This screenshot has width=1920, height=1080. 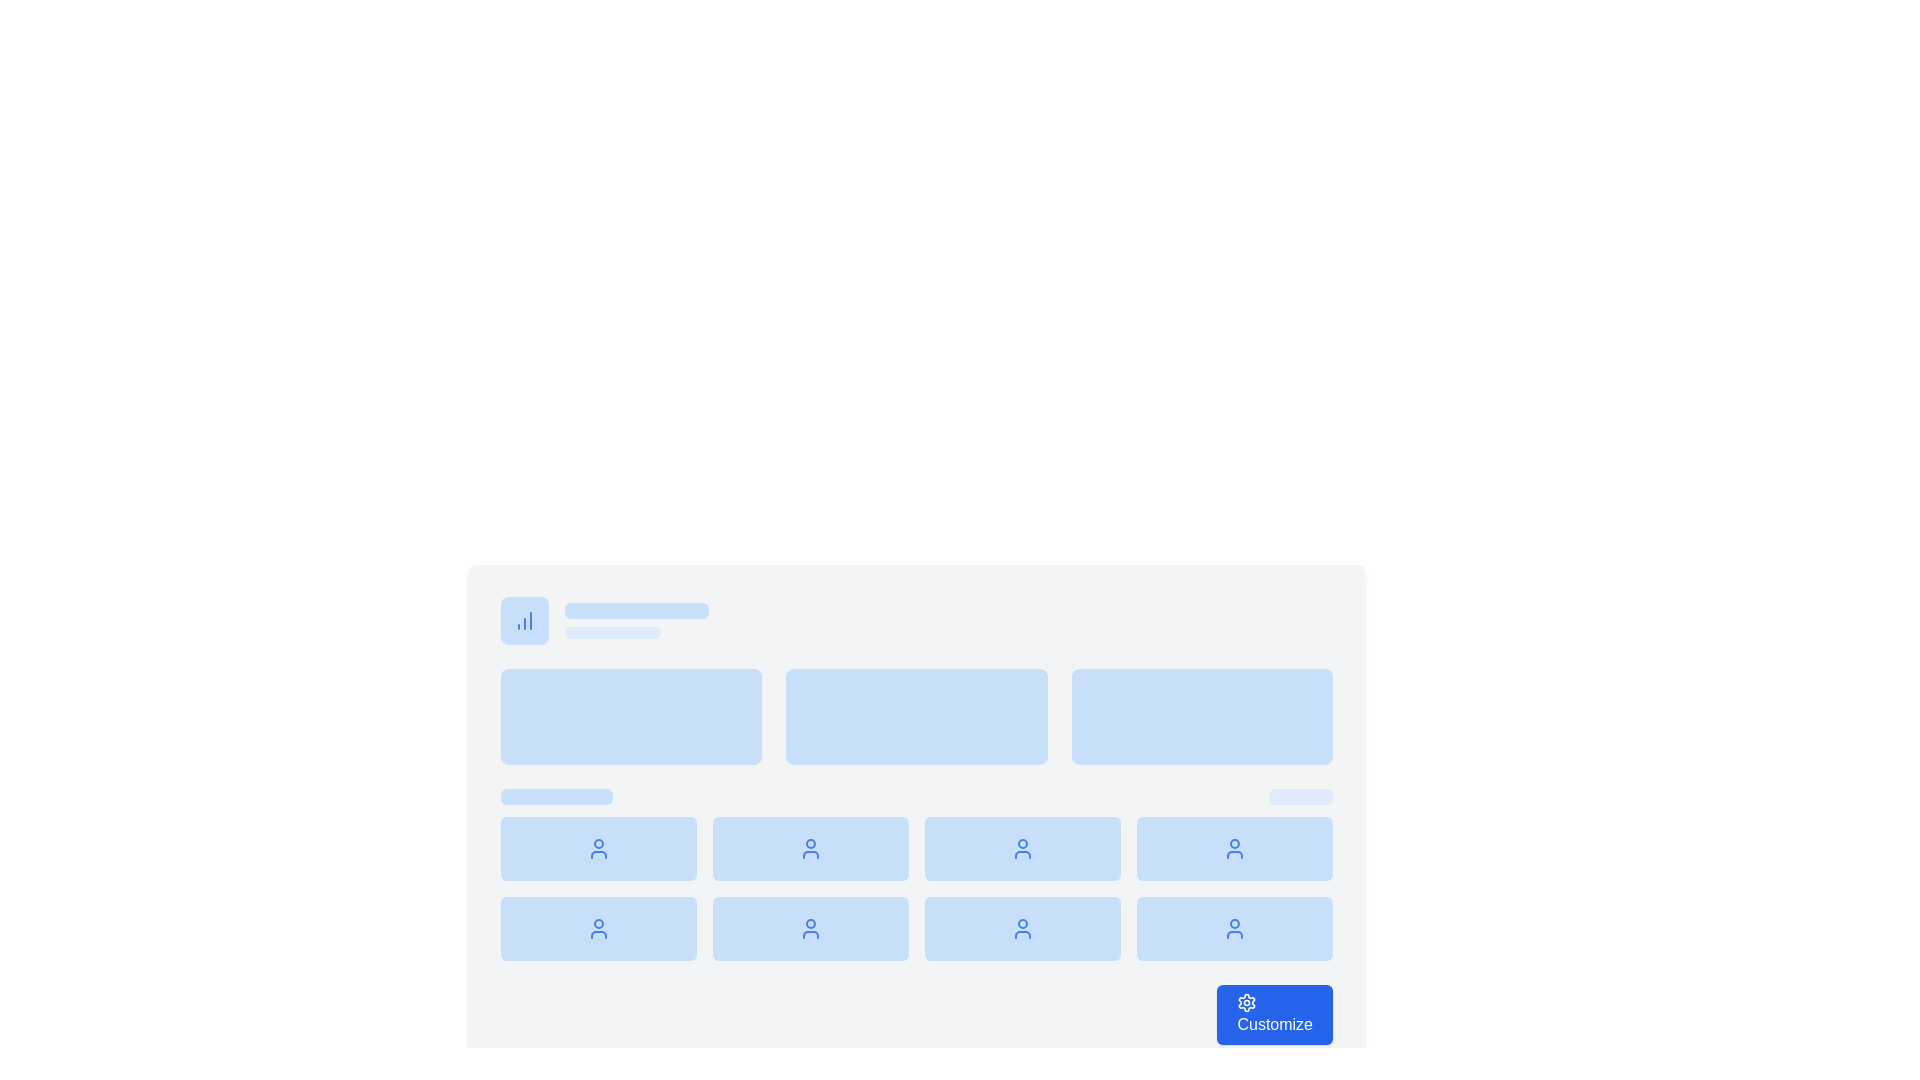 I want to click on the loading animation of the Skeleton Placeholder, which is a light blue rectangular card-like shape with rounded corners, positioned at the top-left section of the interface, so click(x=636, y=609).